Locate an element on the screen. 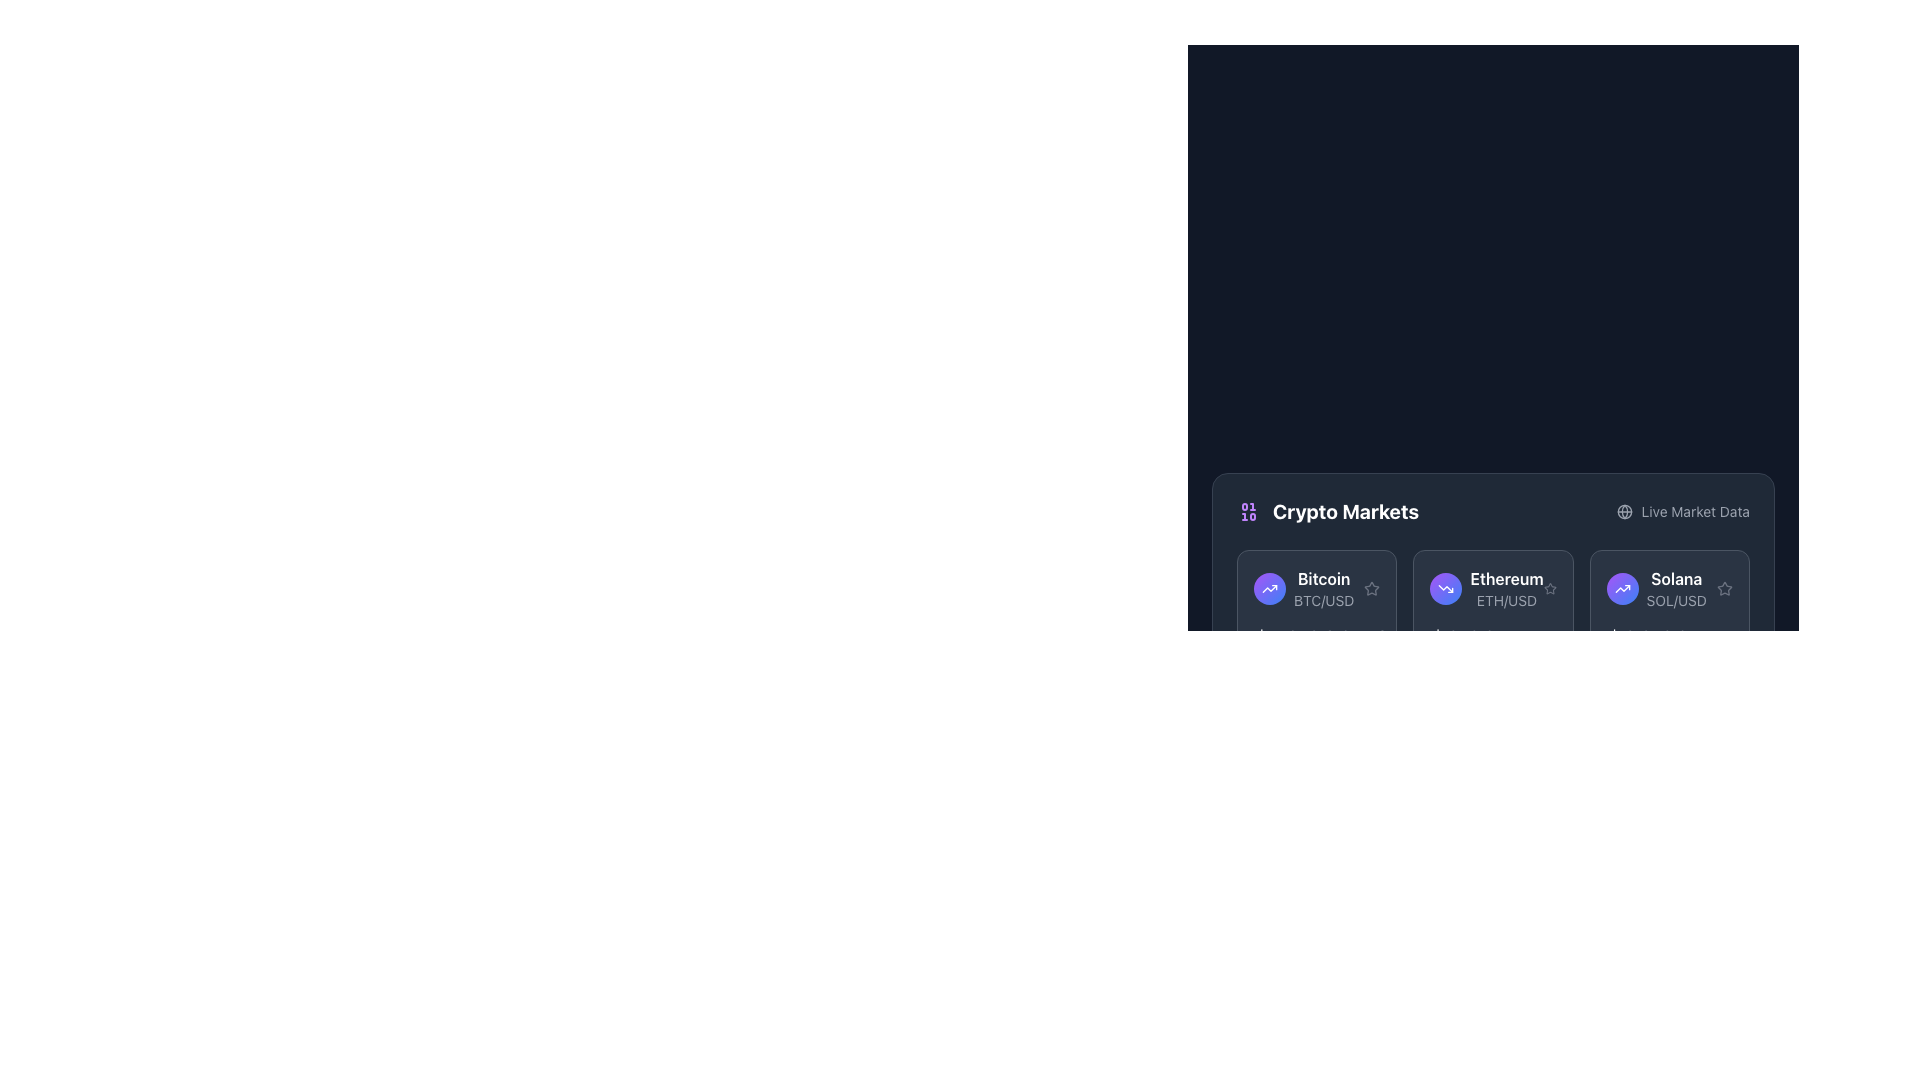 This screenshot has width=1920, height=1080. the Bitcoin card component in the Crypto Markets section is located at coordinates (1317, 609).